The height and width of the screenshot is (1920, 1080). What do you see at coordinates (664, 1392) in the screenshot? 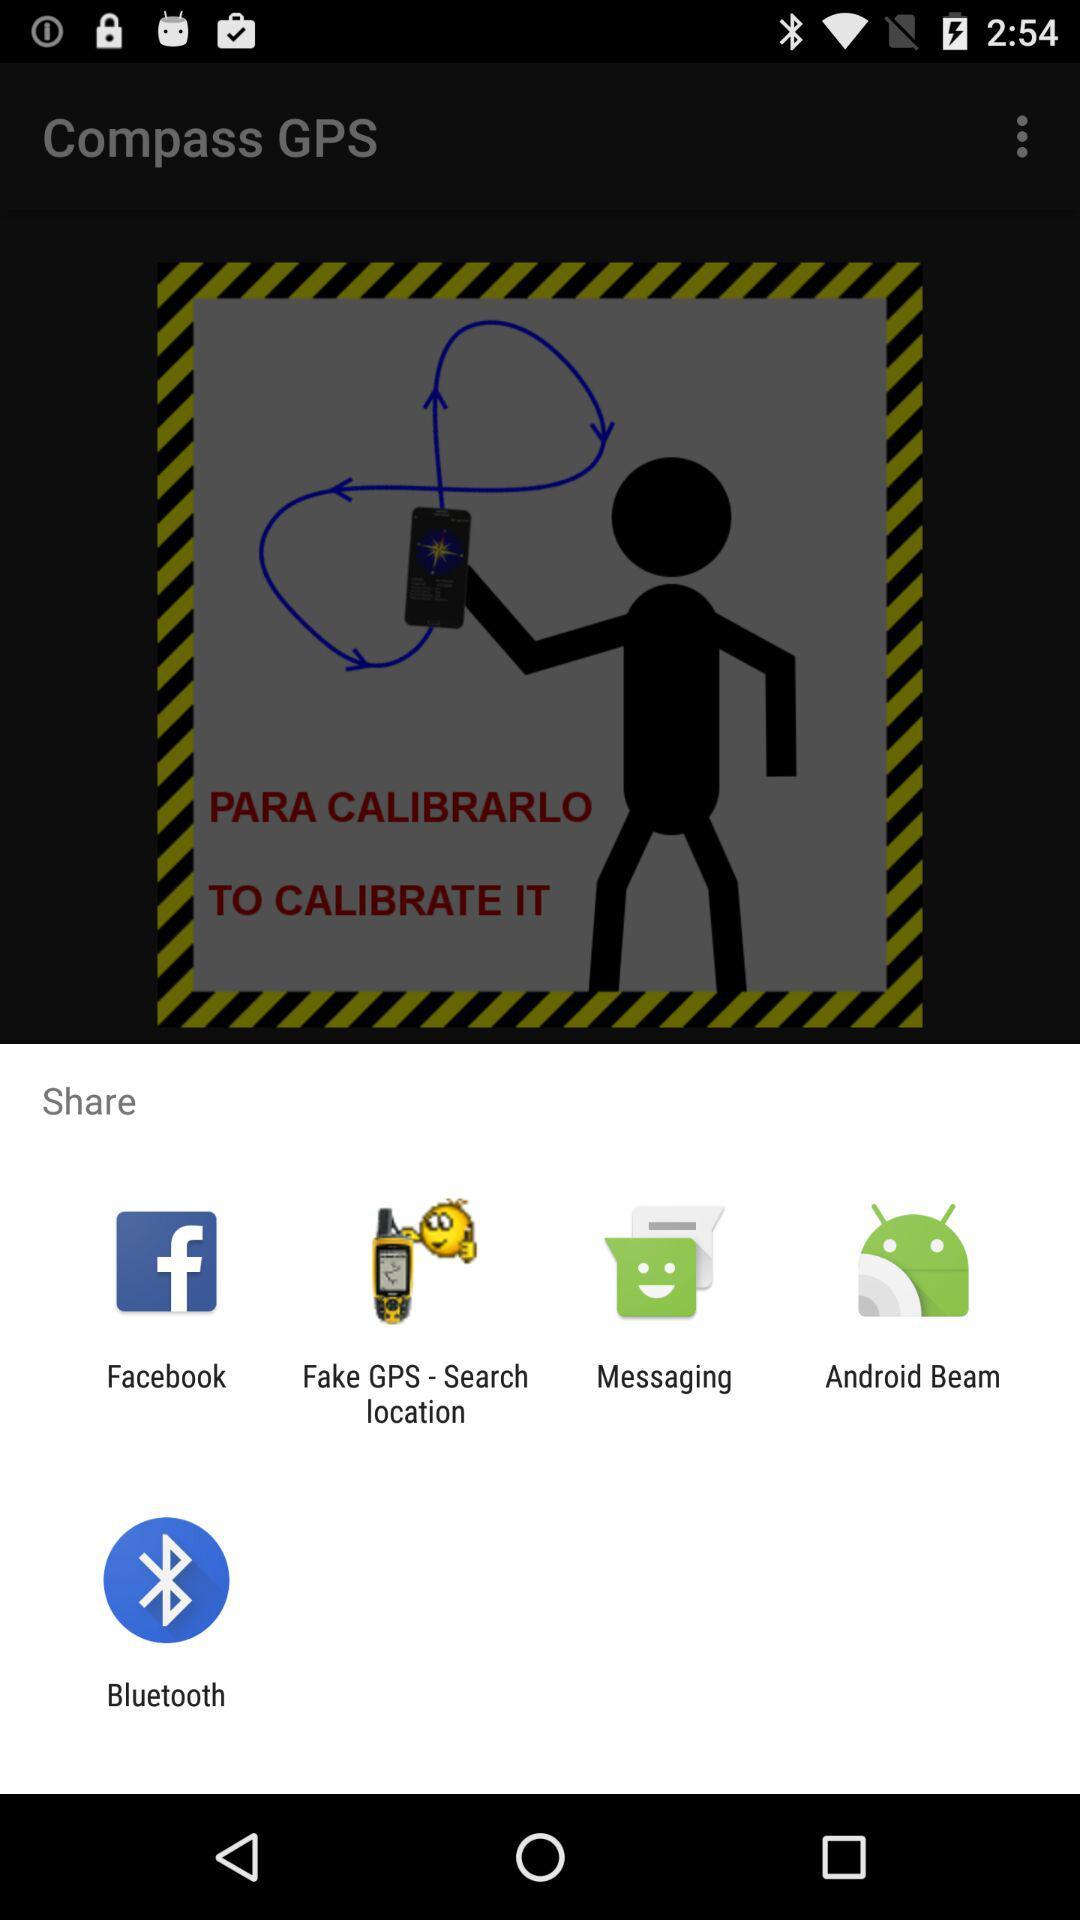
I see `app to the right of the fake gps search item` at bounding box center [664, 1392].